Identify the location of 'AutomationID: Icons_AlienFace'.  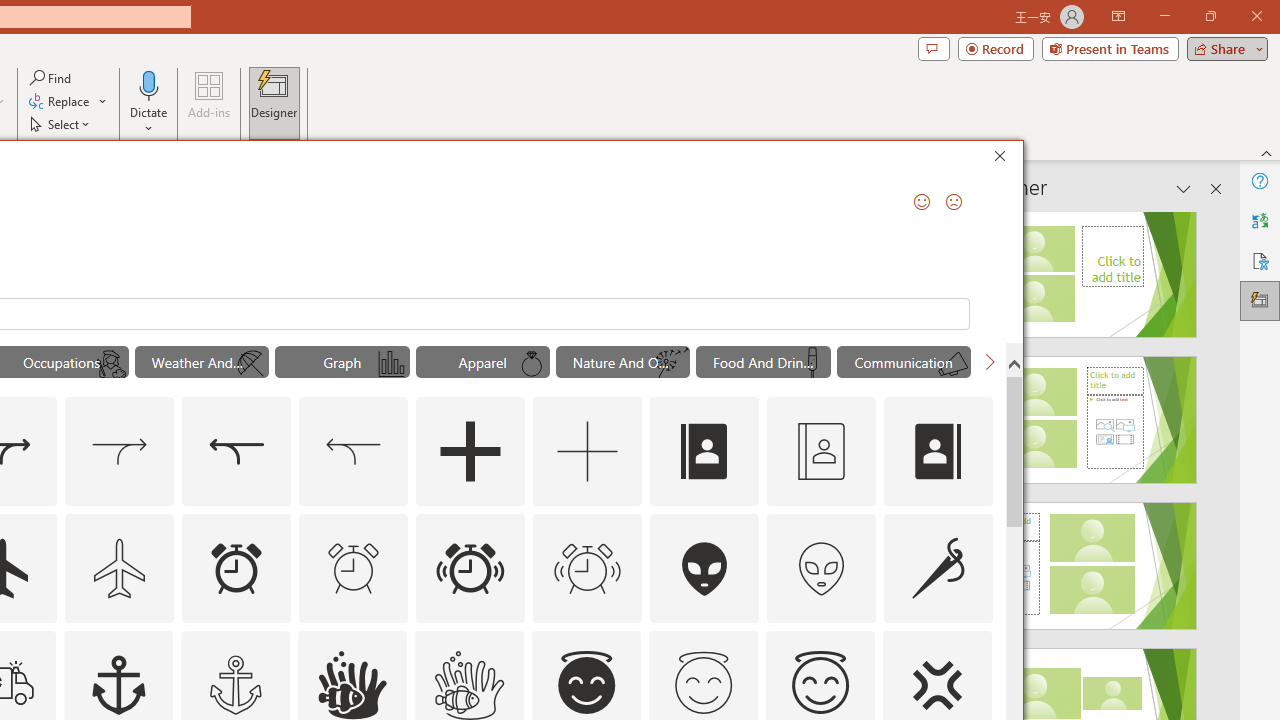
(705, 568).